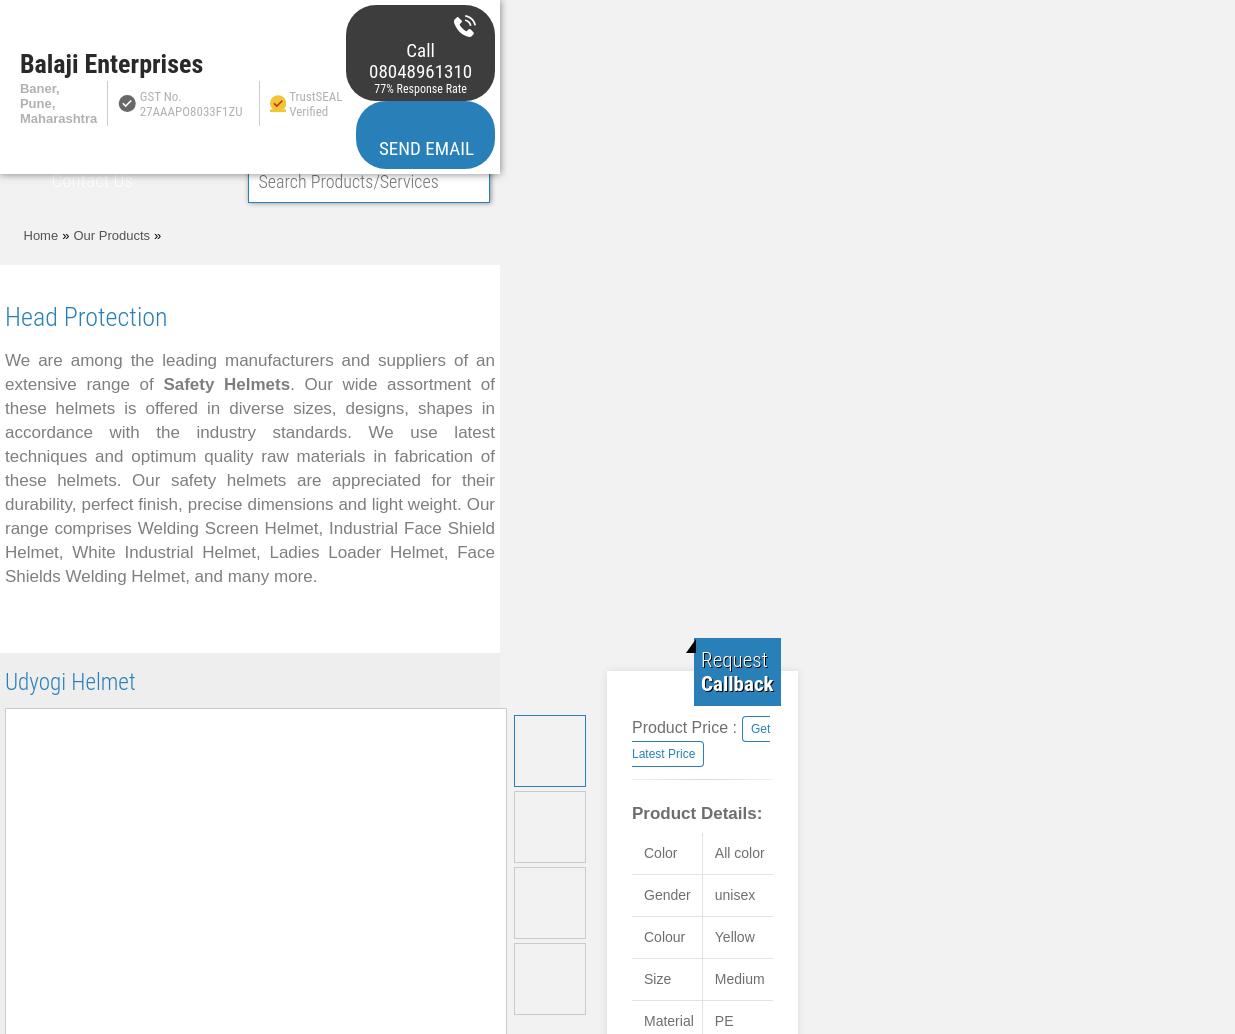 Image resolution: width=1235 pixels, height=1034 pixels. What do you see at coordinates (419, 87) in the screenshot?
I see `'77% Response Rate'` at bounding box center [419, 87].